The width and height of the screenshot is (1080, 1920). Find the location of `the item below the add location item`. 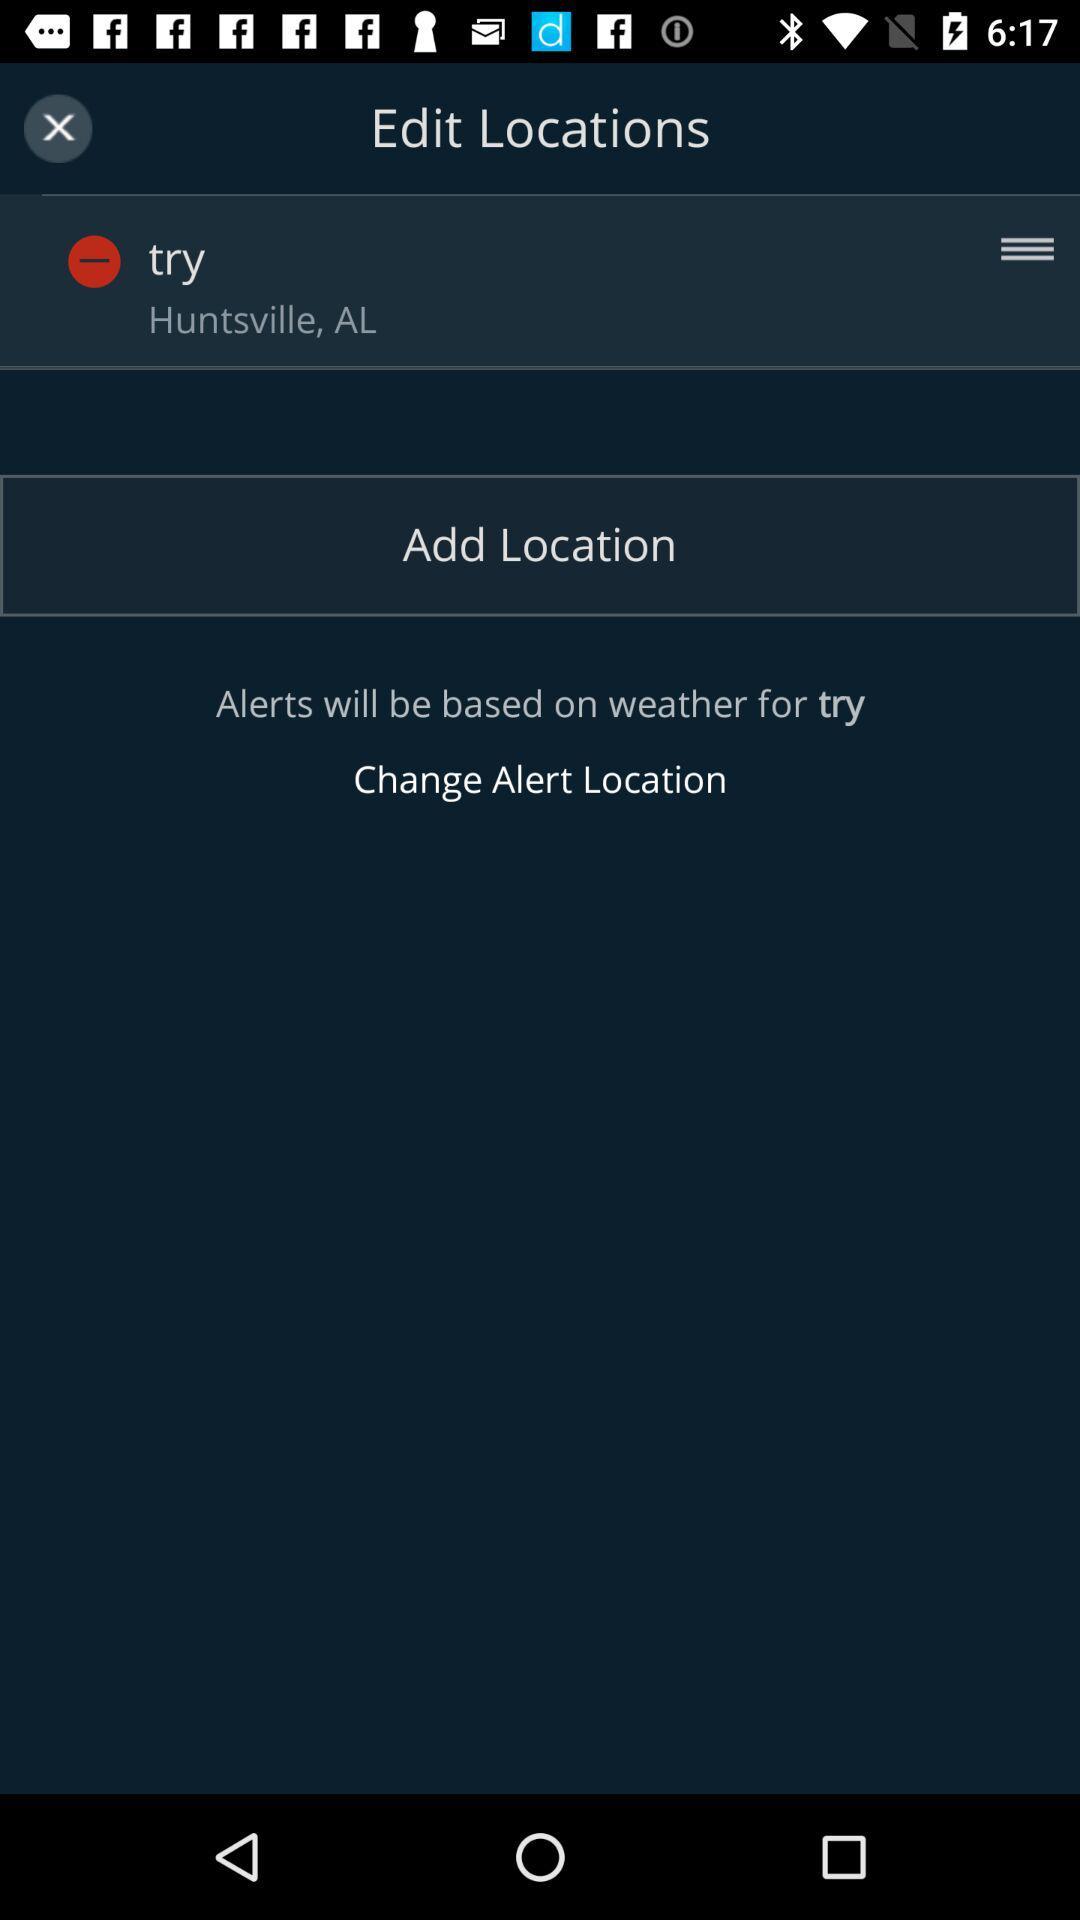

the item below the add location item is located at coordinates (540, 741).